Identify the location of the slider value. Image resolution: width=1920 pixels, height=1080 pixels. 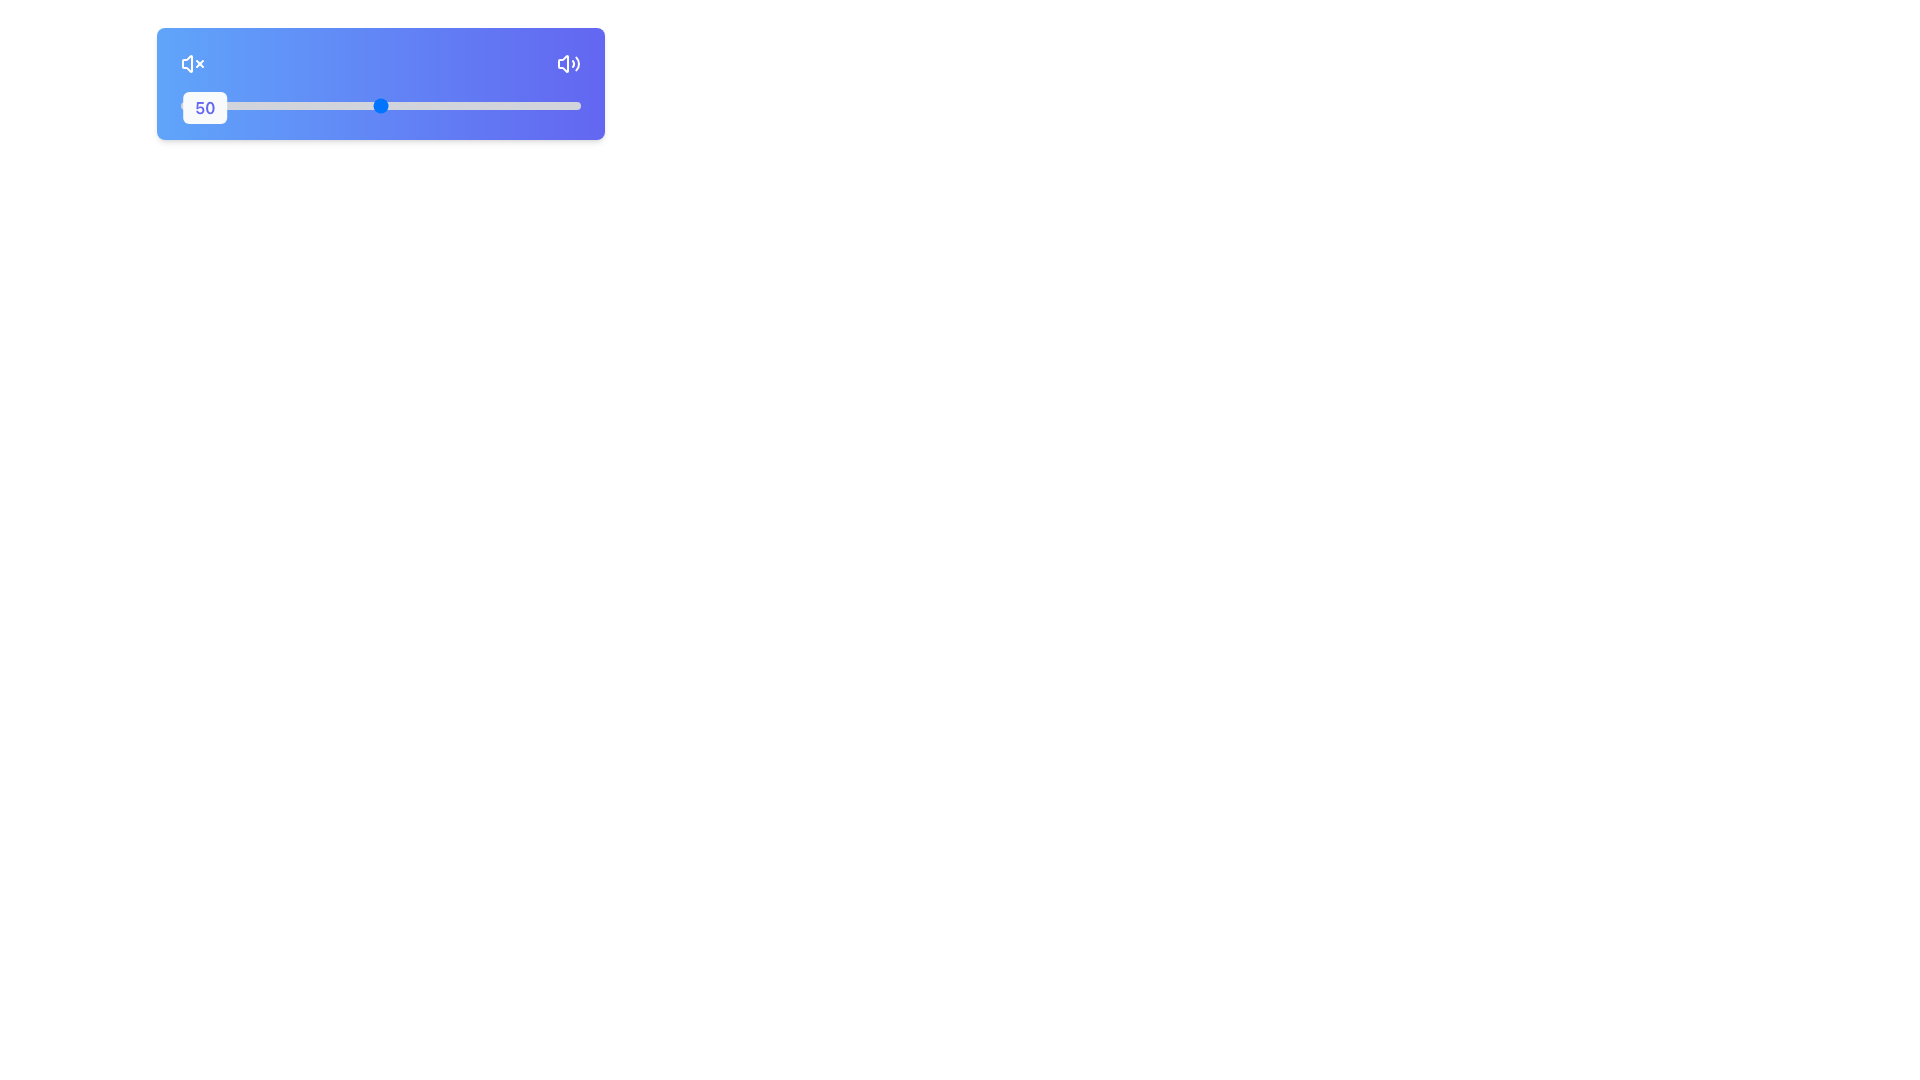
(397, 105).